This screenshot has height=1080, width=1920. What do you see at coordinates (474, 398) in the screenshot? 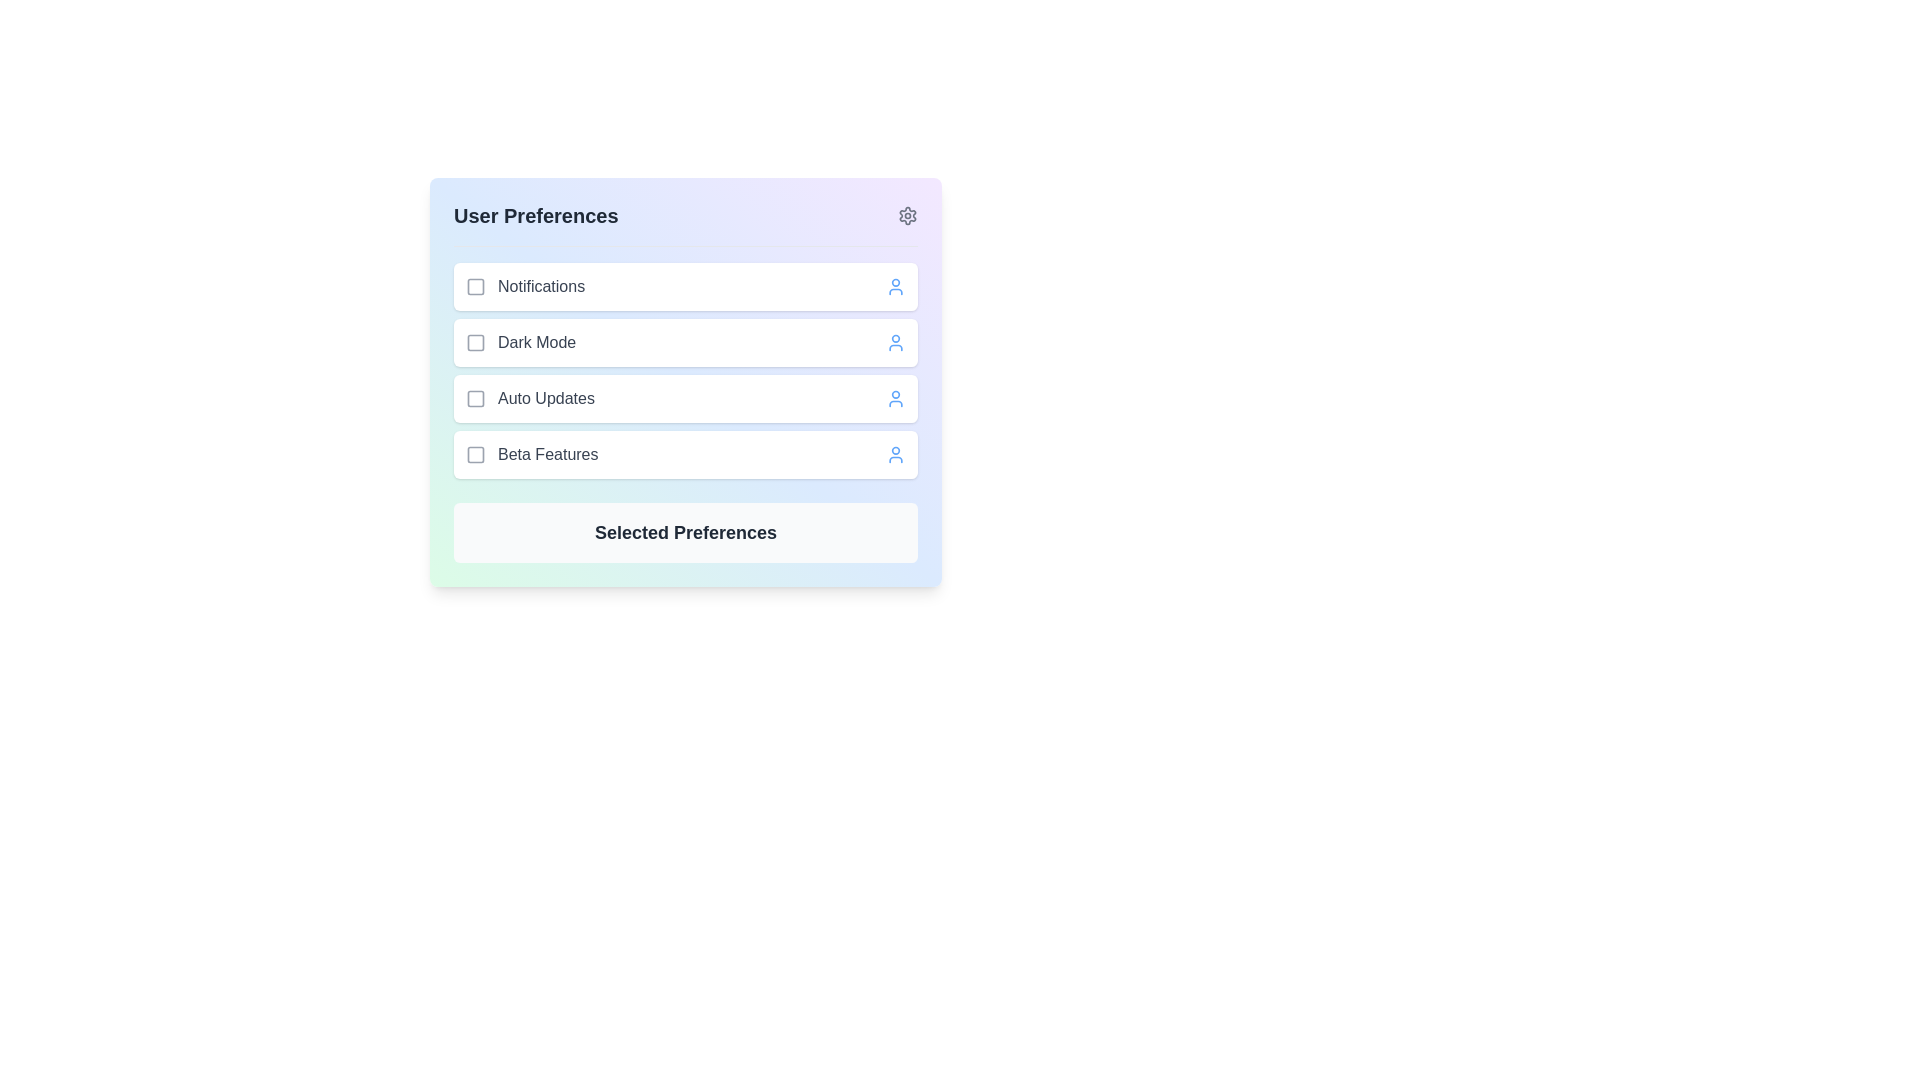
I see `the checkbox adjacent` at bounding box center [474, 398].